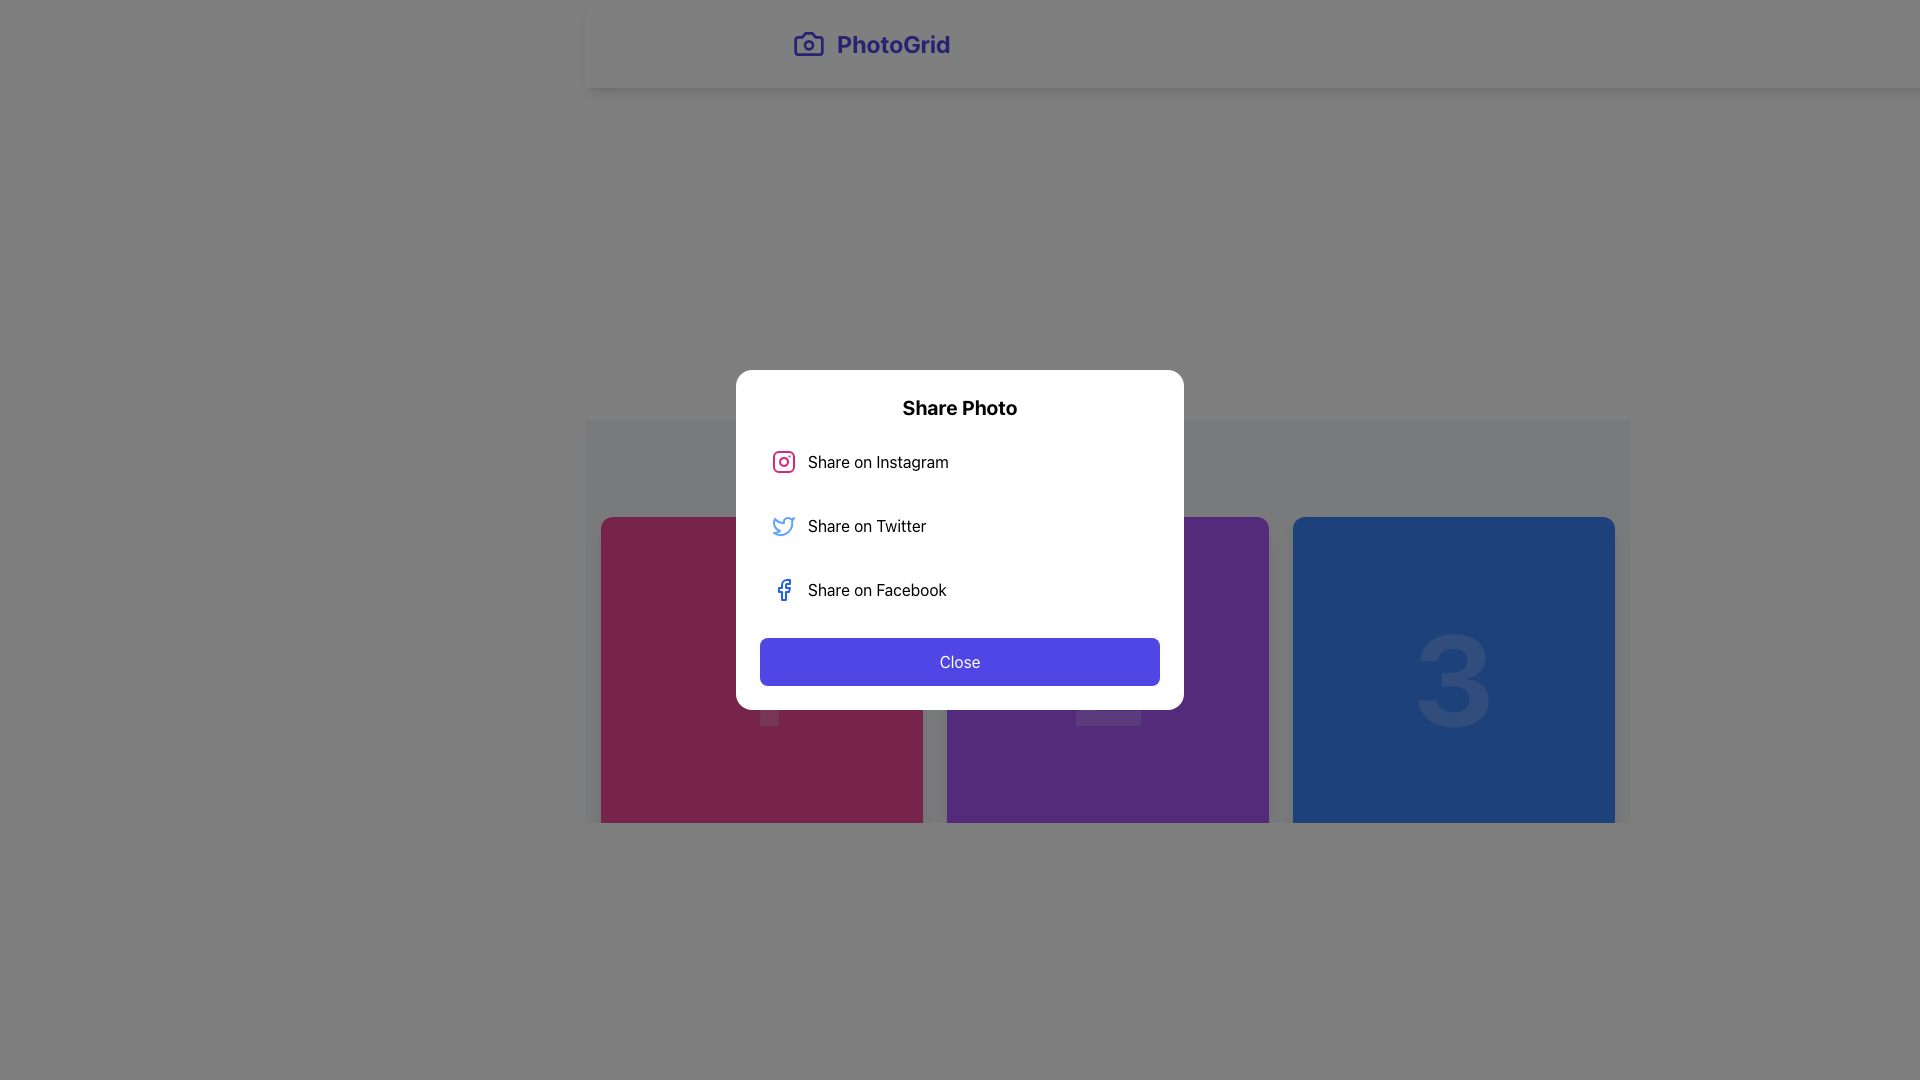 Image resolution: width=1920 pixels, height=1080 pixels. Describe the element at coordinates (960, 524) in the screenshot. I see `the Twitter share button located centrally in the 'Share Photo' modal box` at that location.